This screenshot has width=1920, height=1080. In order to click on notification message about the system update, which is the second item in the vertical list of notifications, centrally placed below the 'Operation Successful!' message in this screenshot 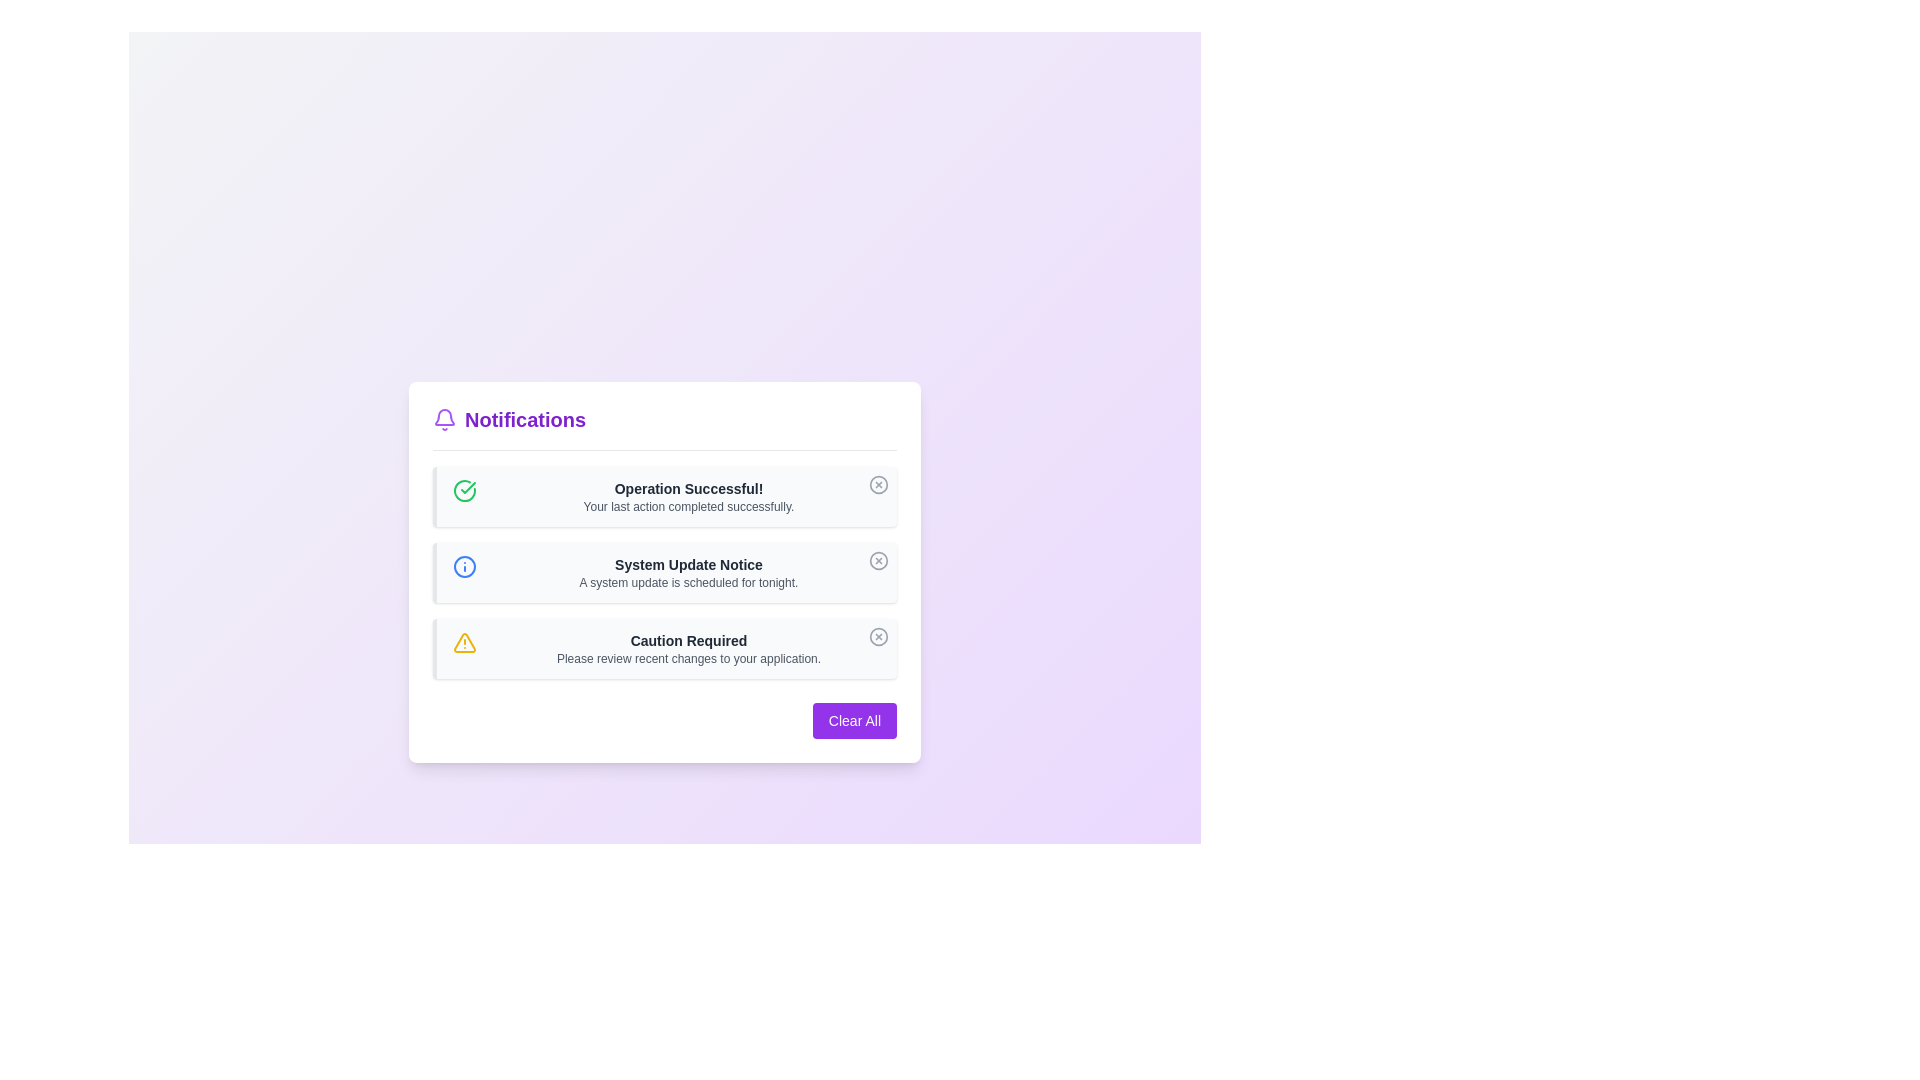, I will do `click(689, 572)`.